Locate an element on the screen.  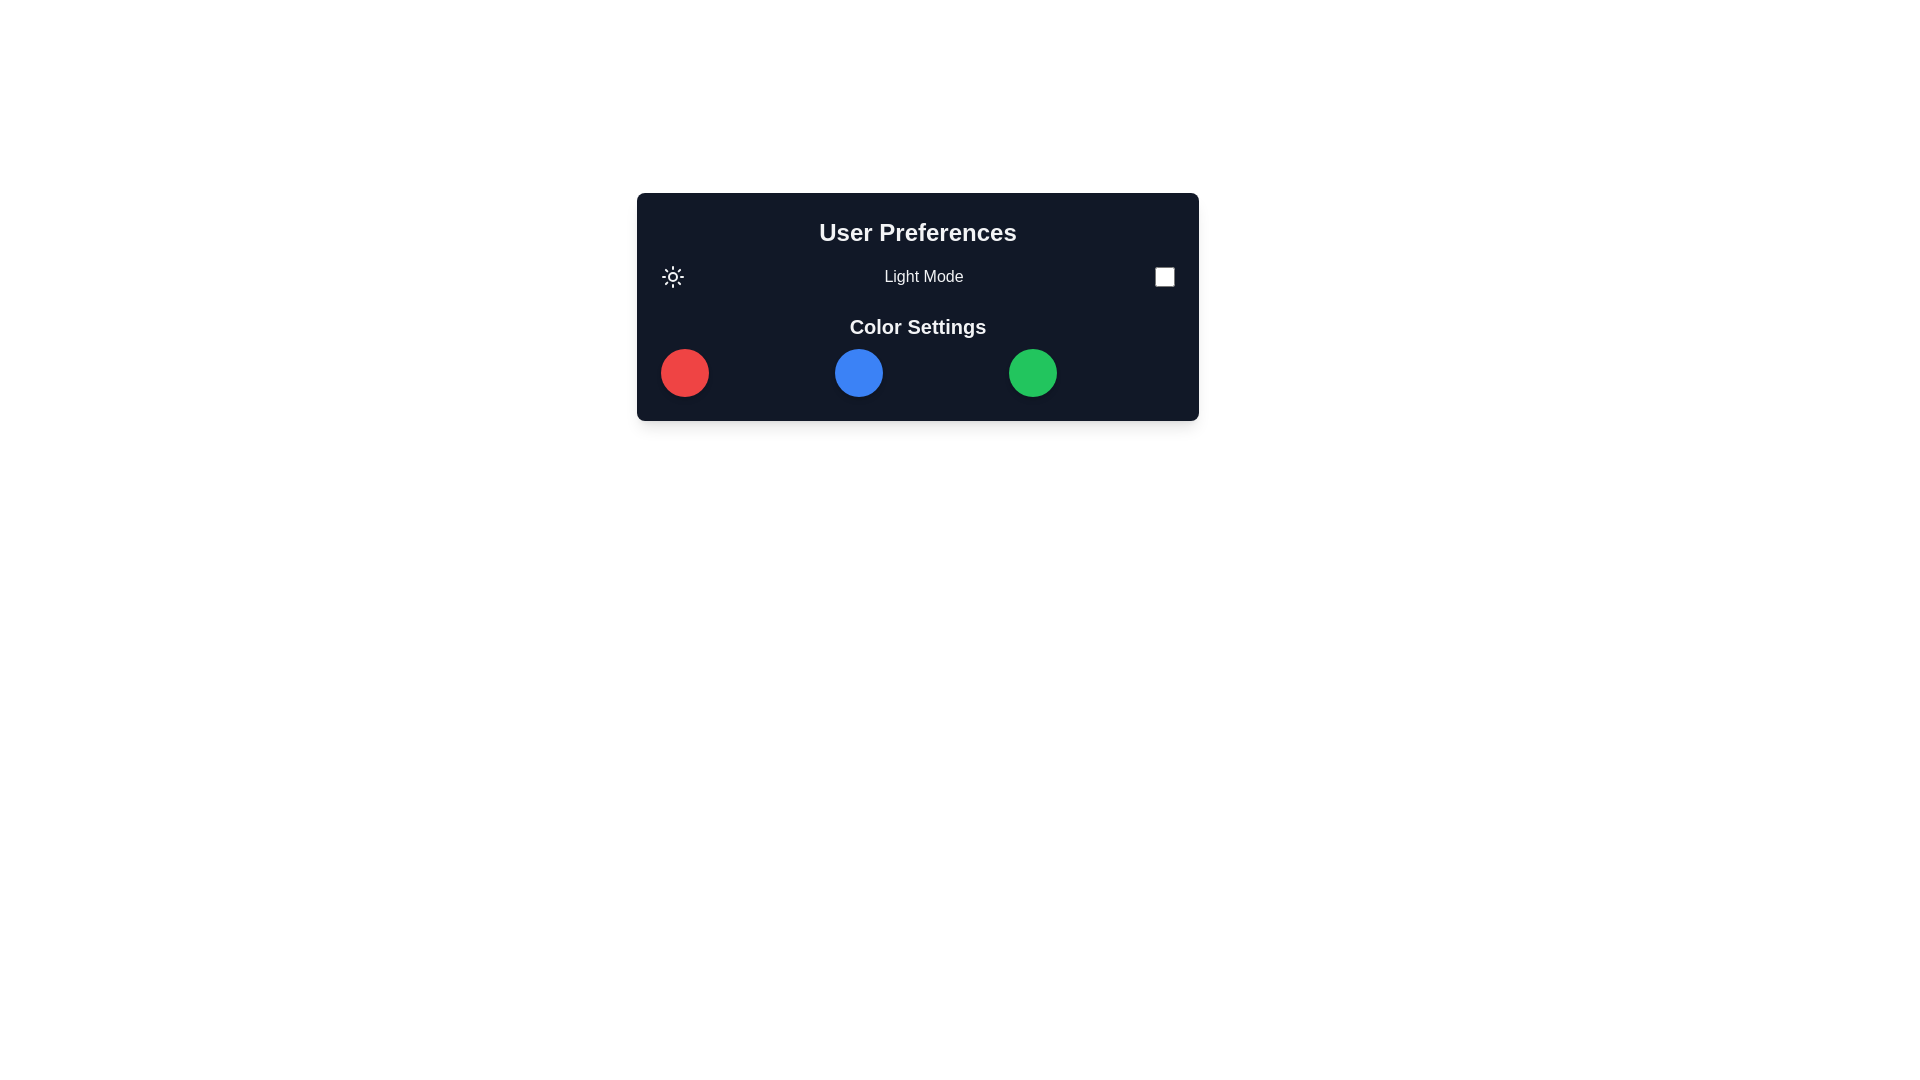
the 'User Preferences' label, which is styled with a large, bold font and positioned at the top center of the panel is located at coordinates (916, 231).